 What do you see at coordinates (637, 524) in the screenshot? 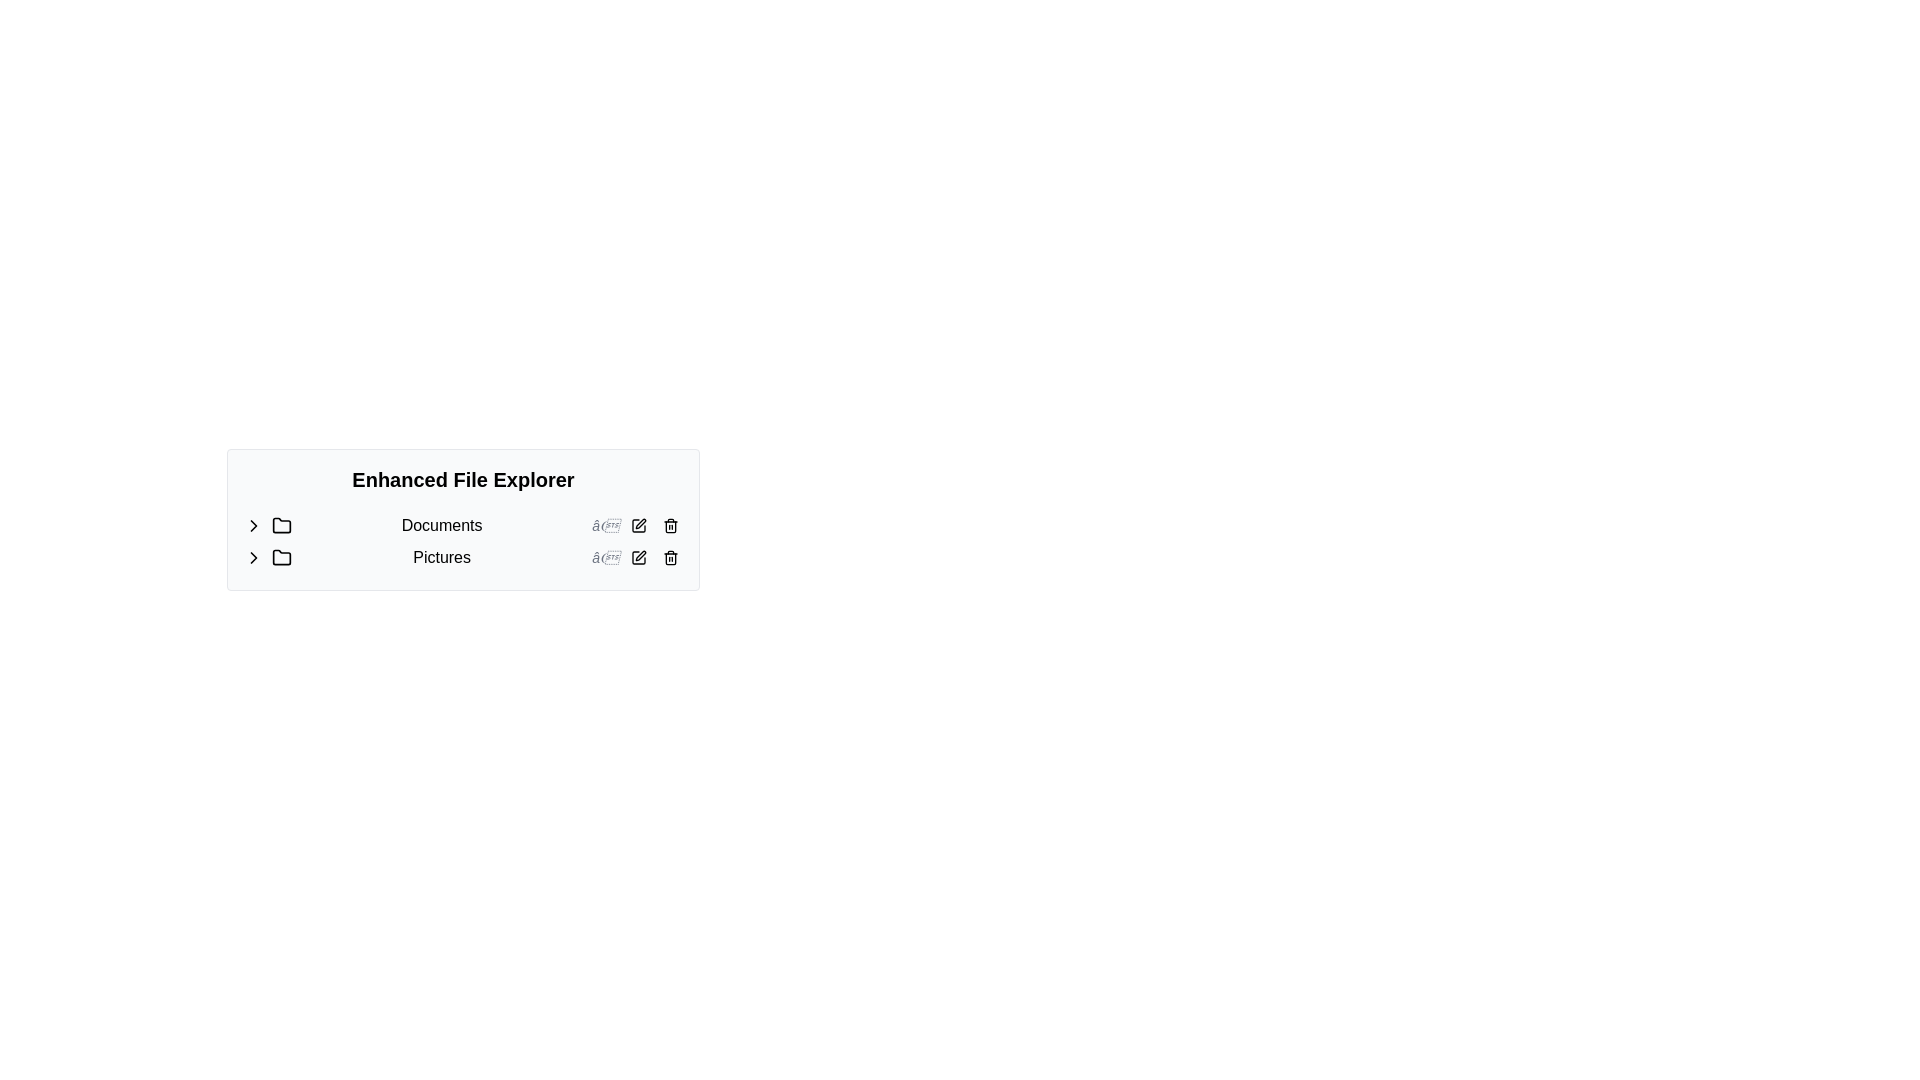
I see `the edit icon, which is the second icon in the row of options next to the 'Documents' label, to initiate an edit action` at bounding box center [637, 524].